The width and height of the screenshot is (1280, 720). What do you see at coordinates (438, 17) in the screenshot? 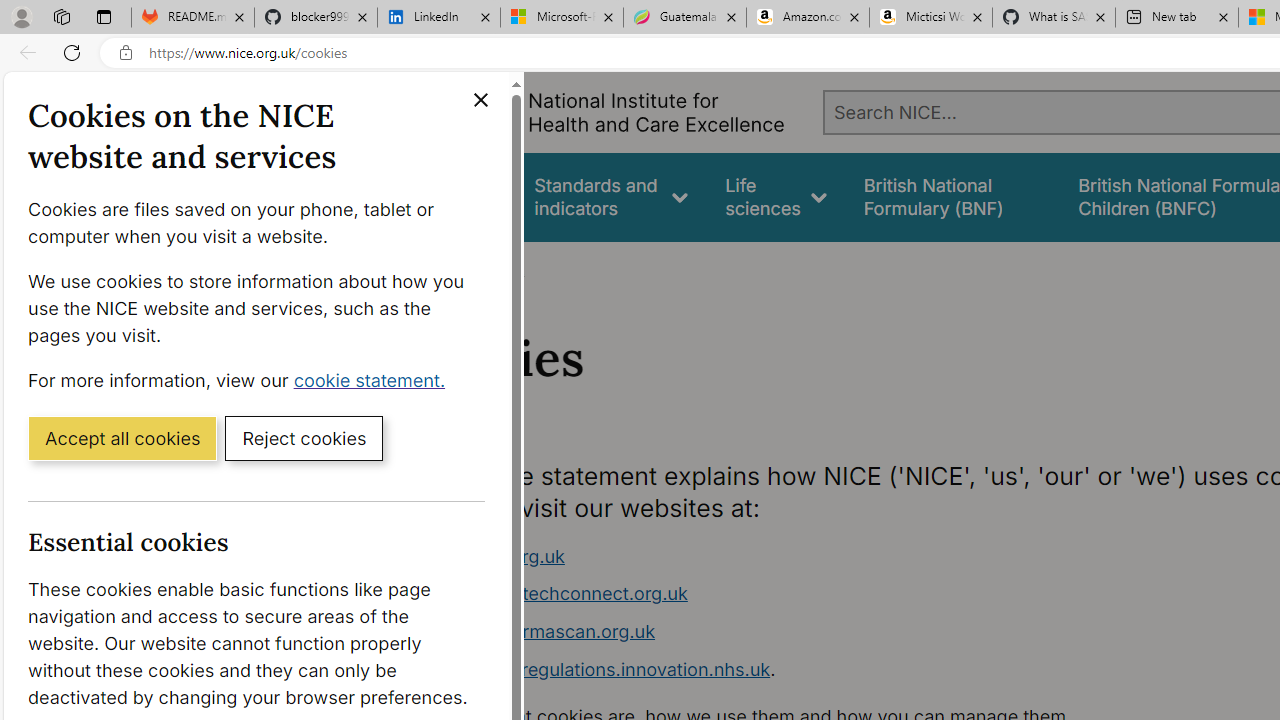
I see `'LinkedIn'` at bounding box center [438, 17].